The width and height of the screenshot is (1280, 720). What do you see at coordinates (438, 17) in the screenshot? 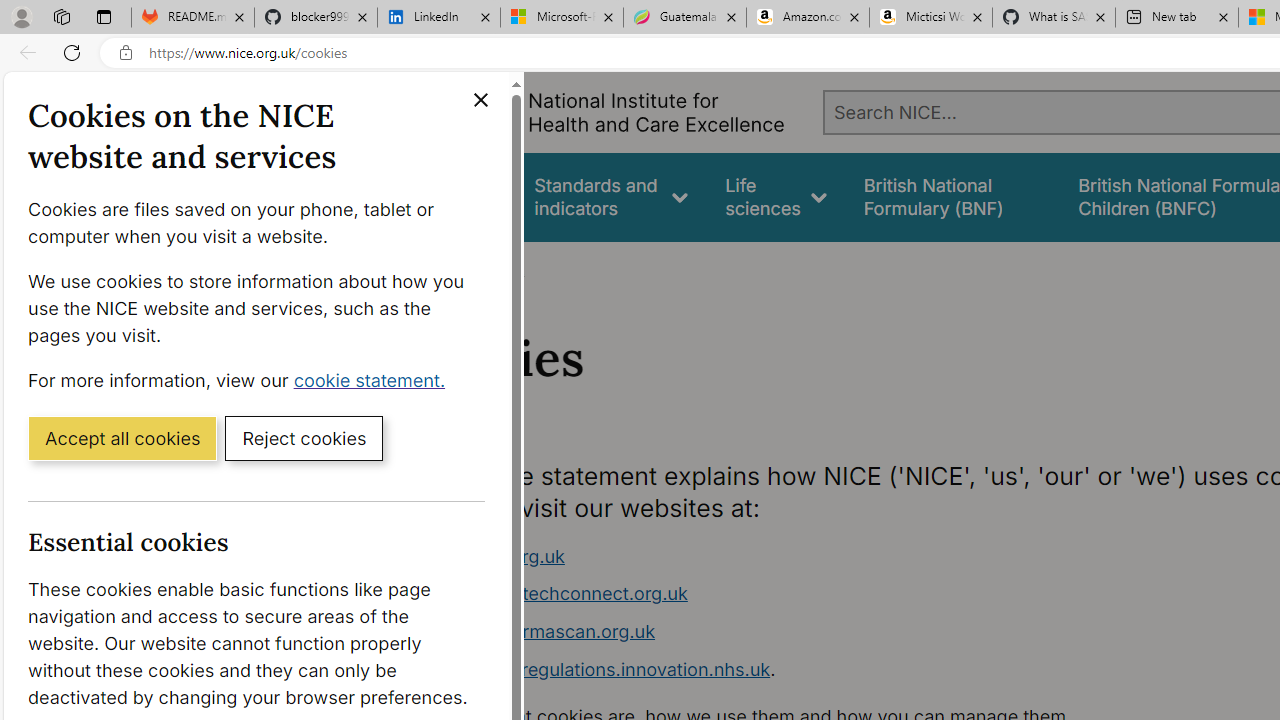
I see `'LinkedIn'` at bounding box center [438, 17].